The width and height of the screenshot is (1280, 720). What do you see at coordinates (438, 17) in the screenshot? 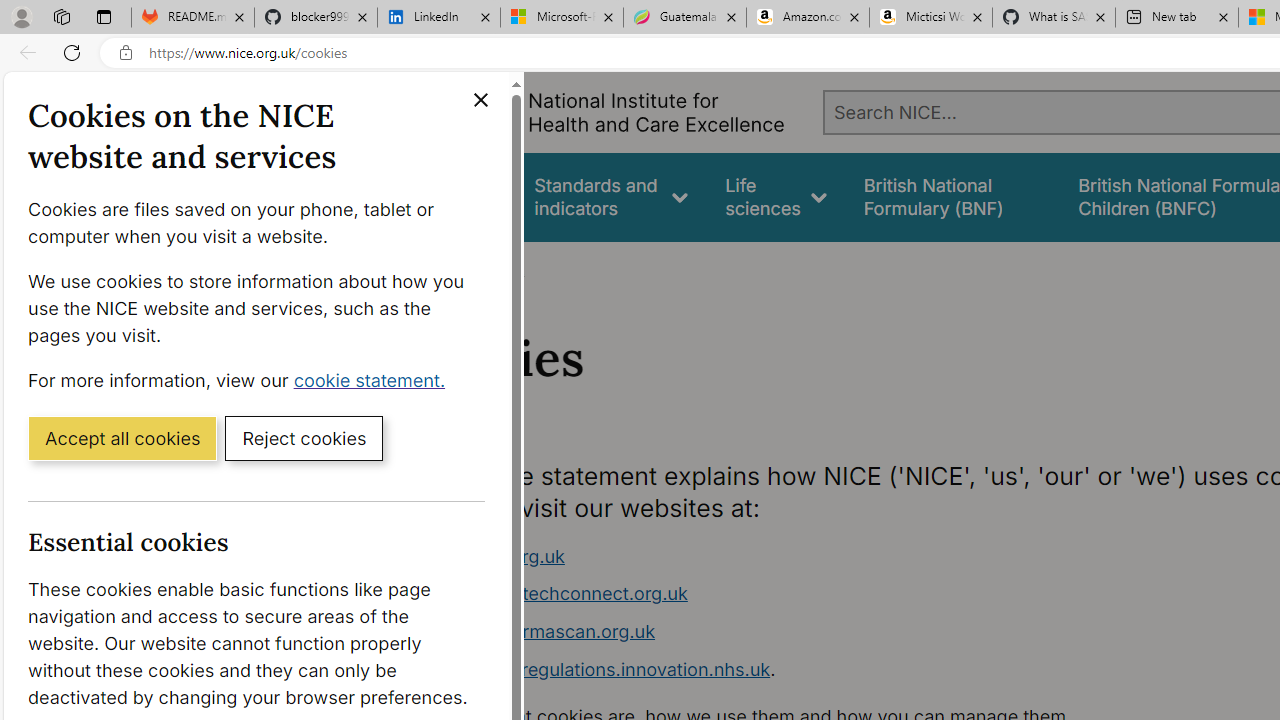
I see `'LinkedIn'` at bounding box center [438, 17].